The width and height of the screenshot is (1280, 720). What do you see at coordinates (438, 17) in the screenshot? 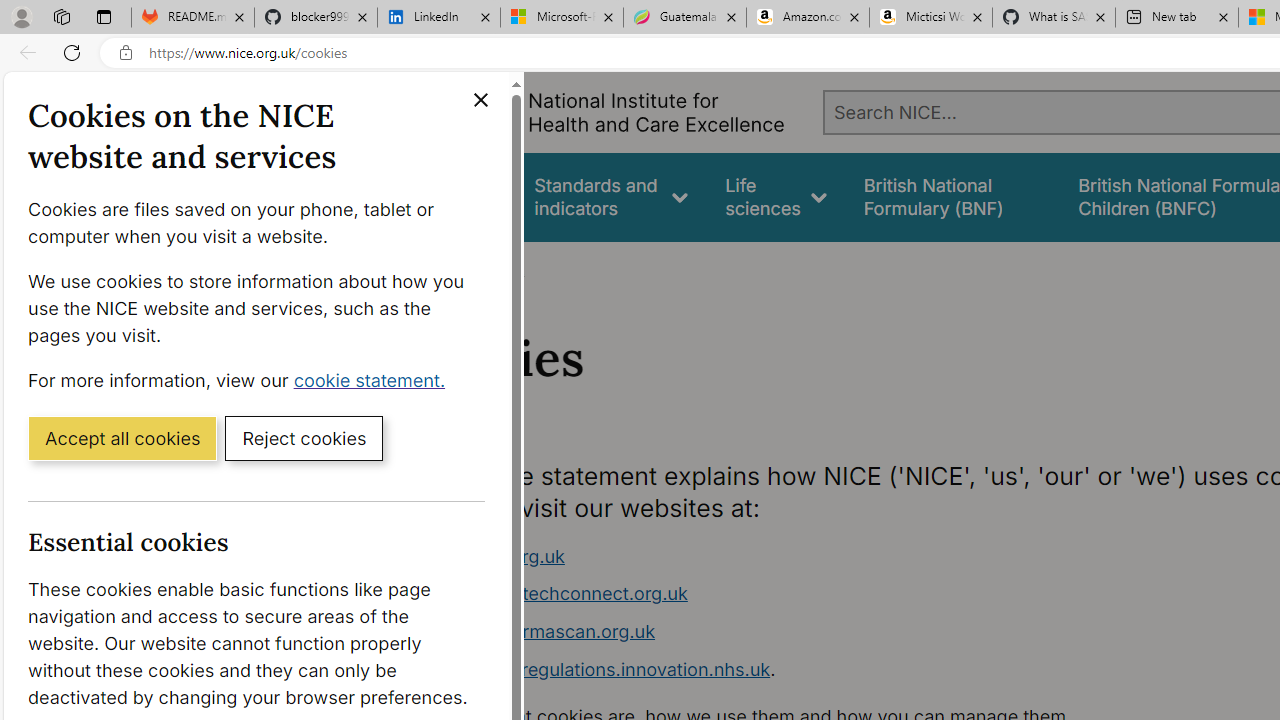
I see `'LinkedIn'` at bounding box center [438, 17].